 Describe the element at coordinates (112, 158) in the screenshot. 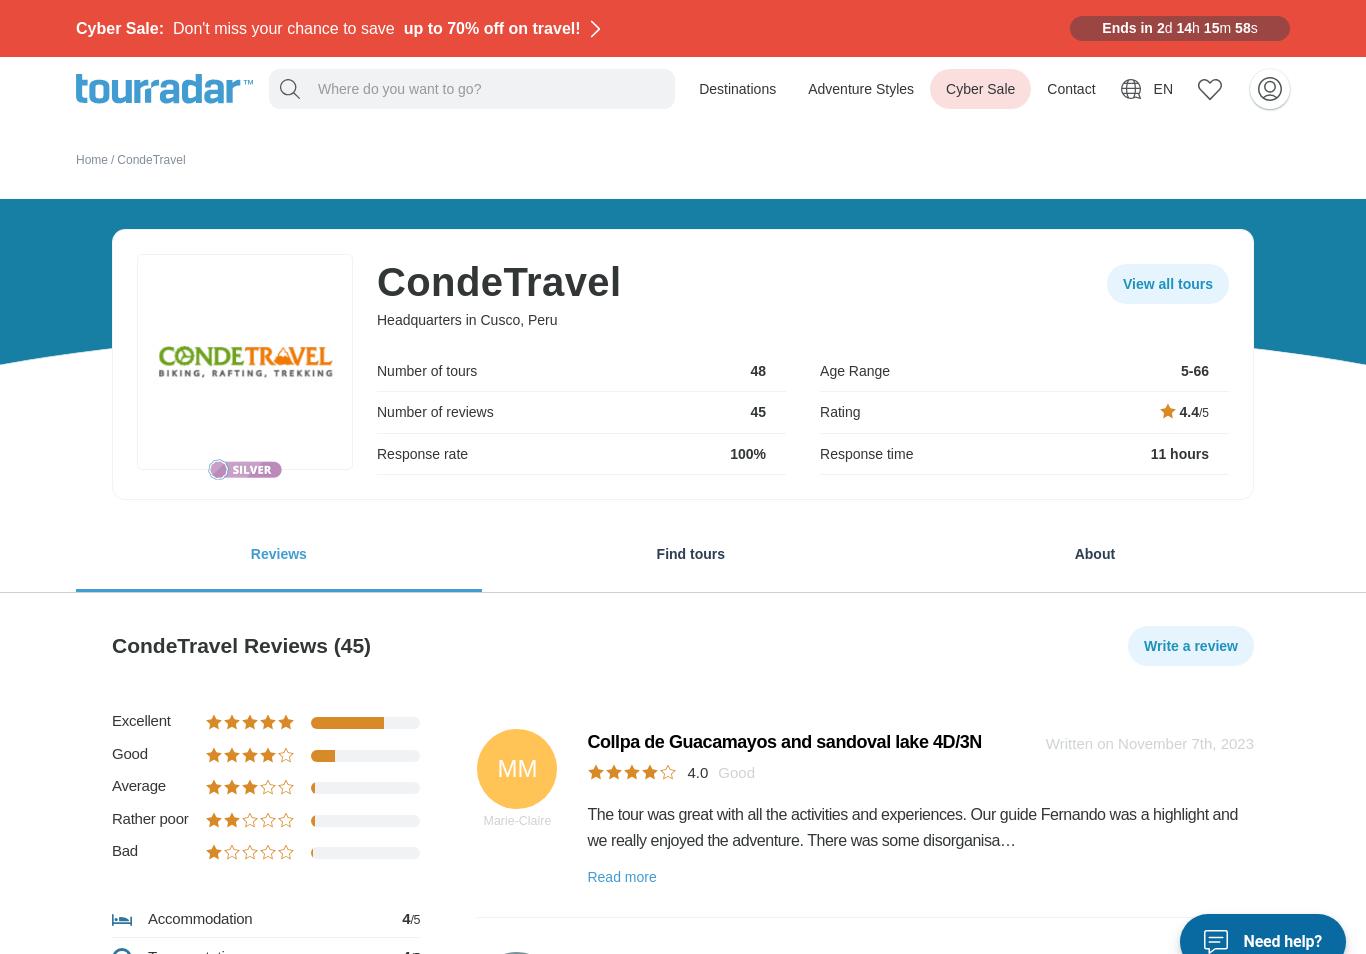

I see `'/'` at that location.